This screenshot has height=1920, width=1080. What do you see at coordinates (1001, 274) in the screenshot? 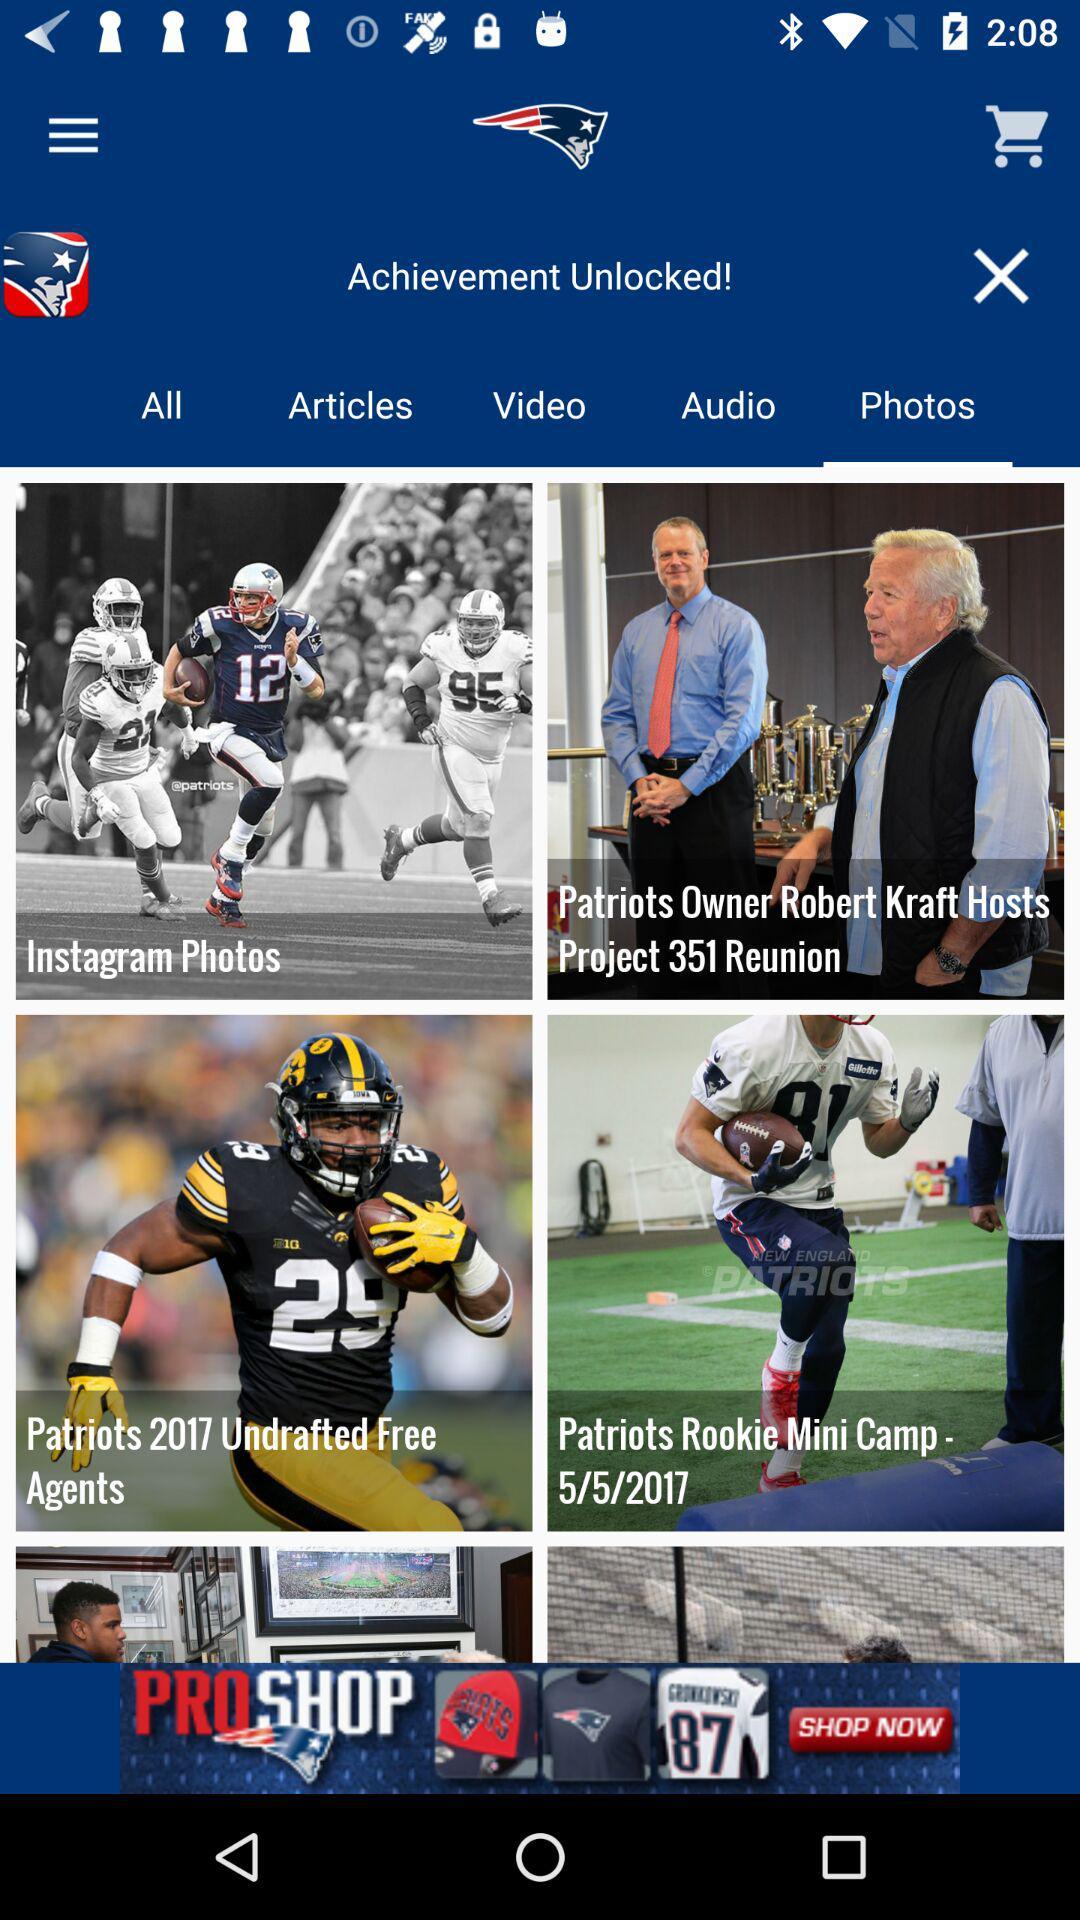
I see `the close icon` at bounding box center [1001, 274].